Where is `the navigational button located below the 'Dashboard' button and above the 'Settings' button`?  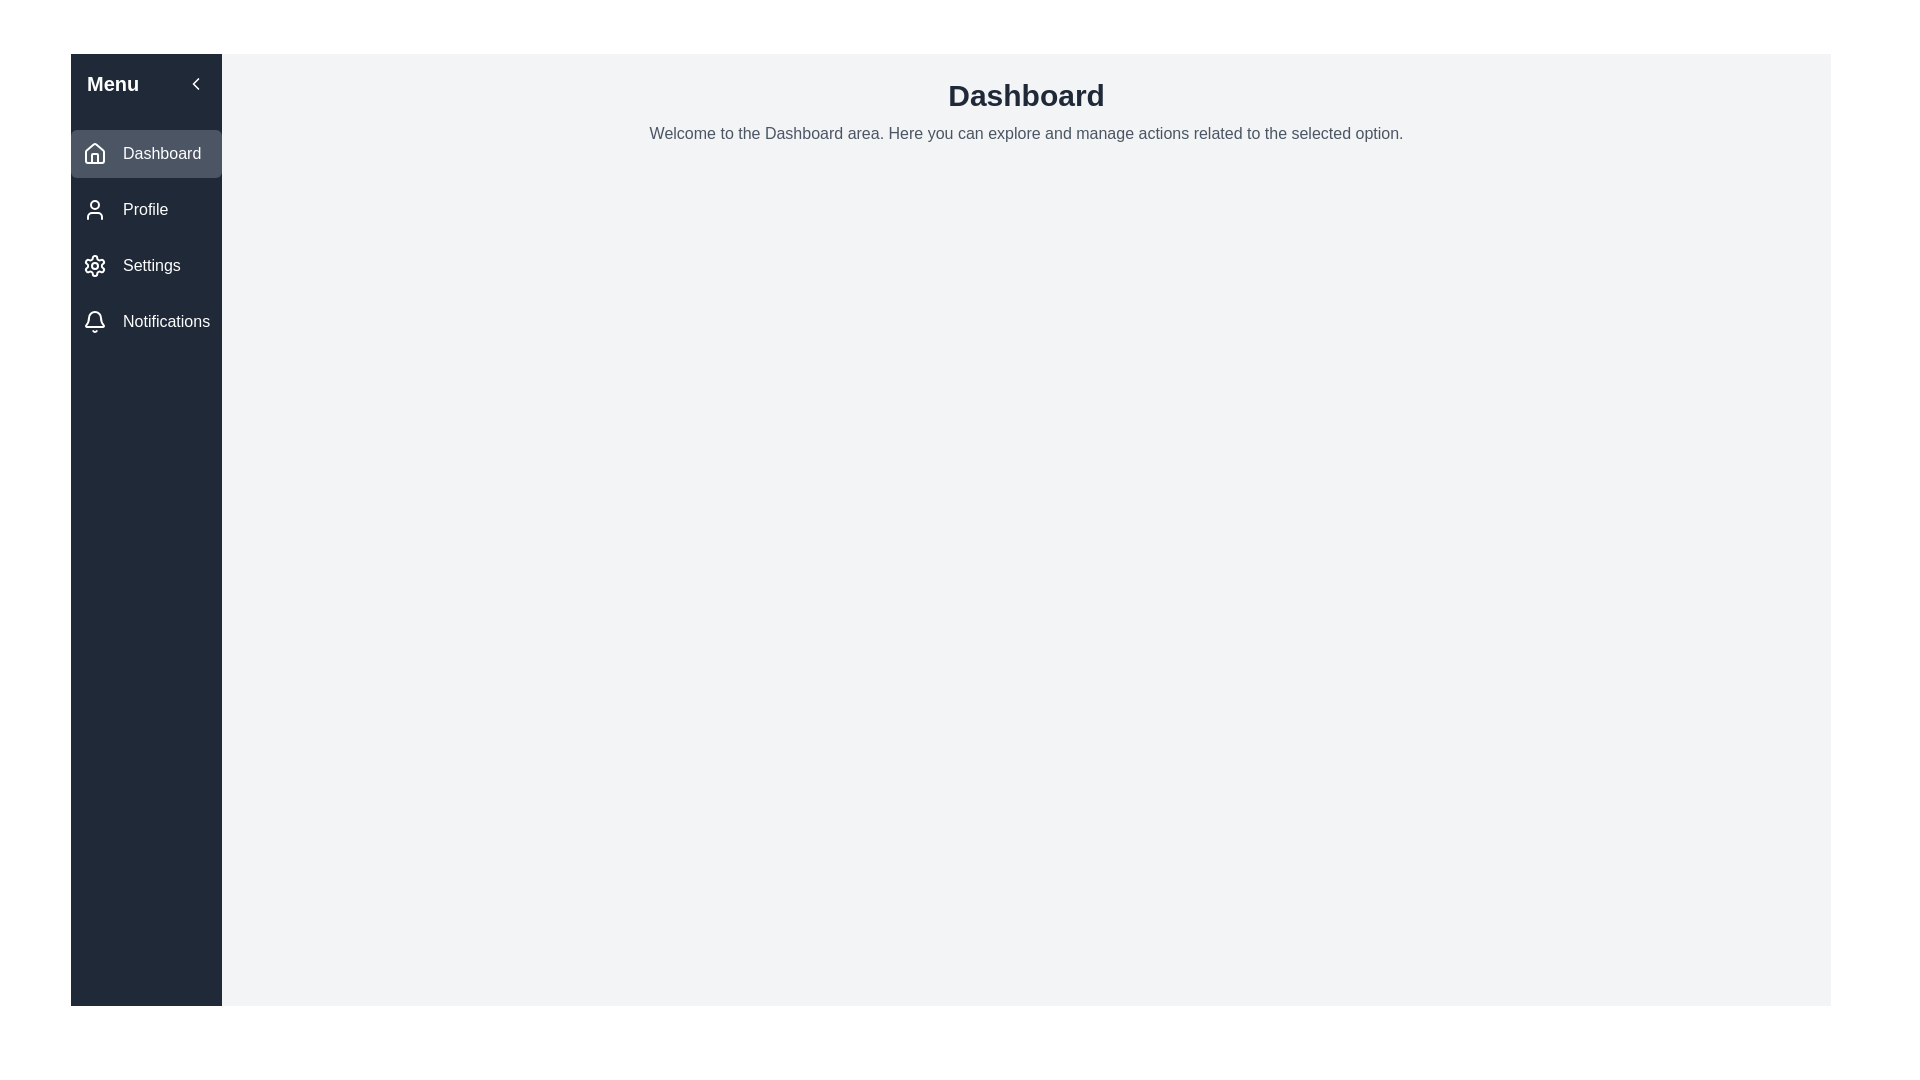 the navigational button located below the 'Dashboard' button and above the 'Settings' button is located at coordinates (145, 209).